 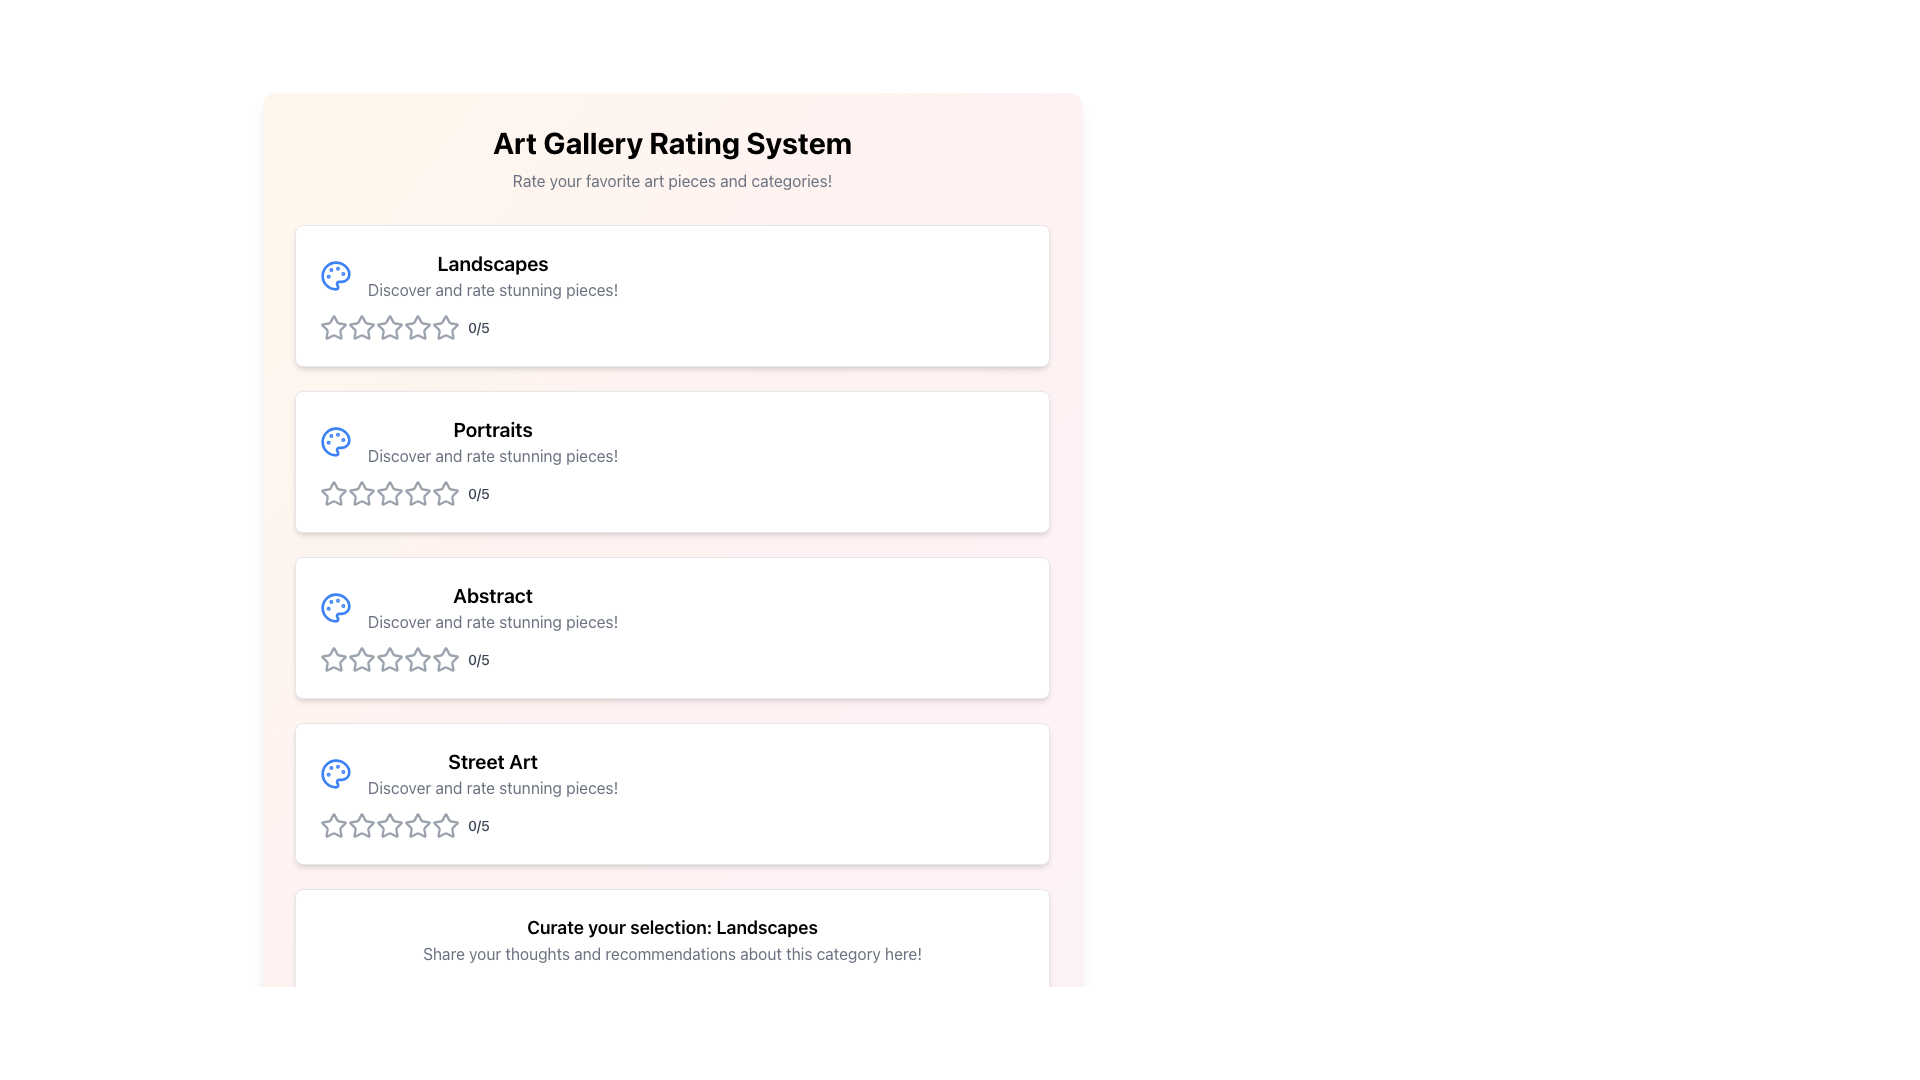 I want to click on the circular graphic icon resembling a painter's palette located in the second card titled 'Portraits', so click(x=336, y=441).